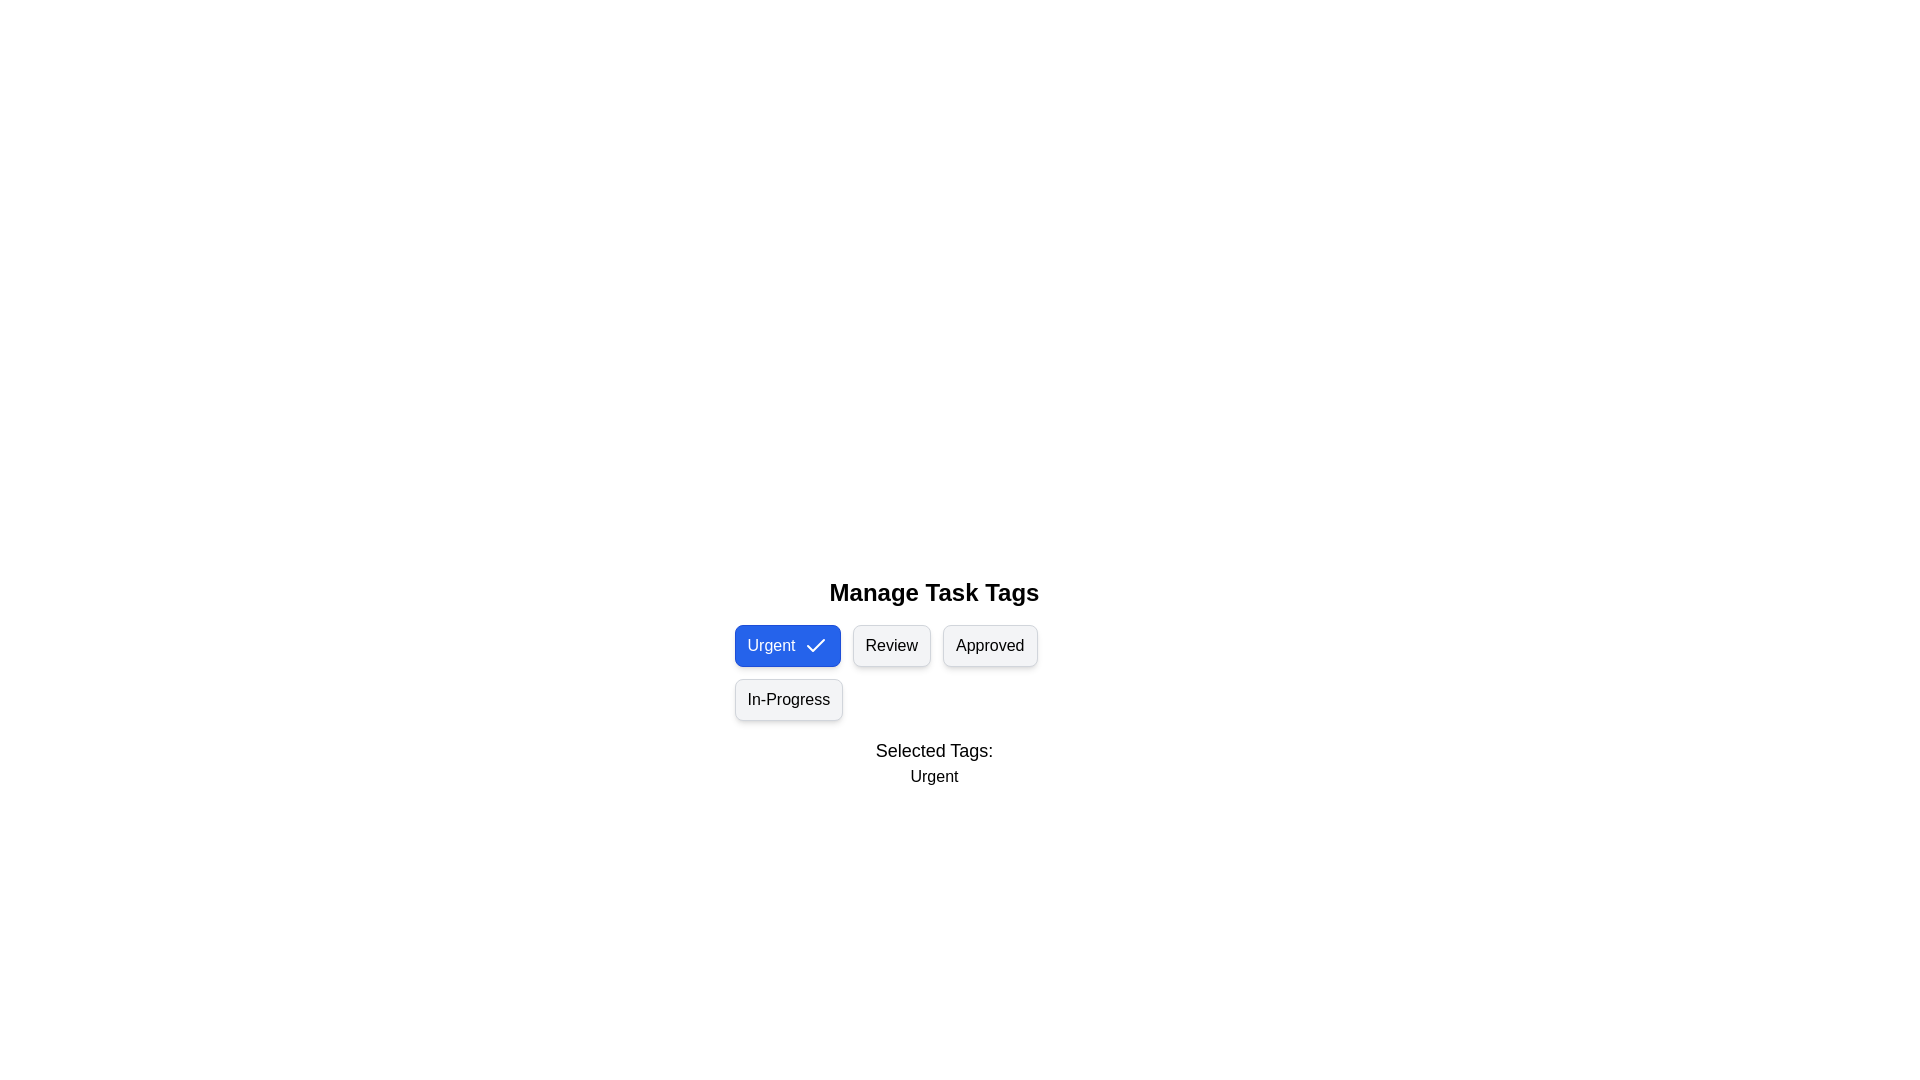  What do you see at coordinates (786, 645) in the screenshot?
I see `the tag chip labeled 'Urgent' to observe its hover effect` at bounding box center [786, 645].